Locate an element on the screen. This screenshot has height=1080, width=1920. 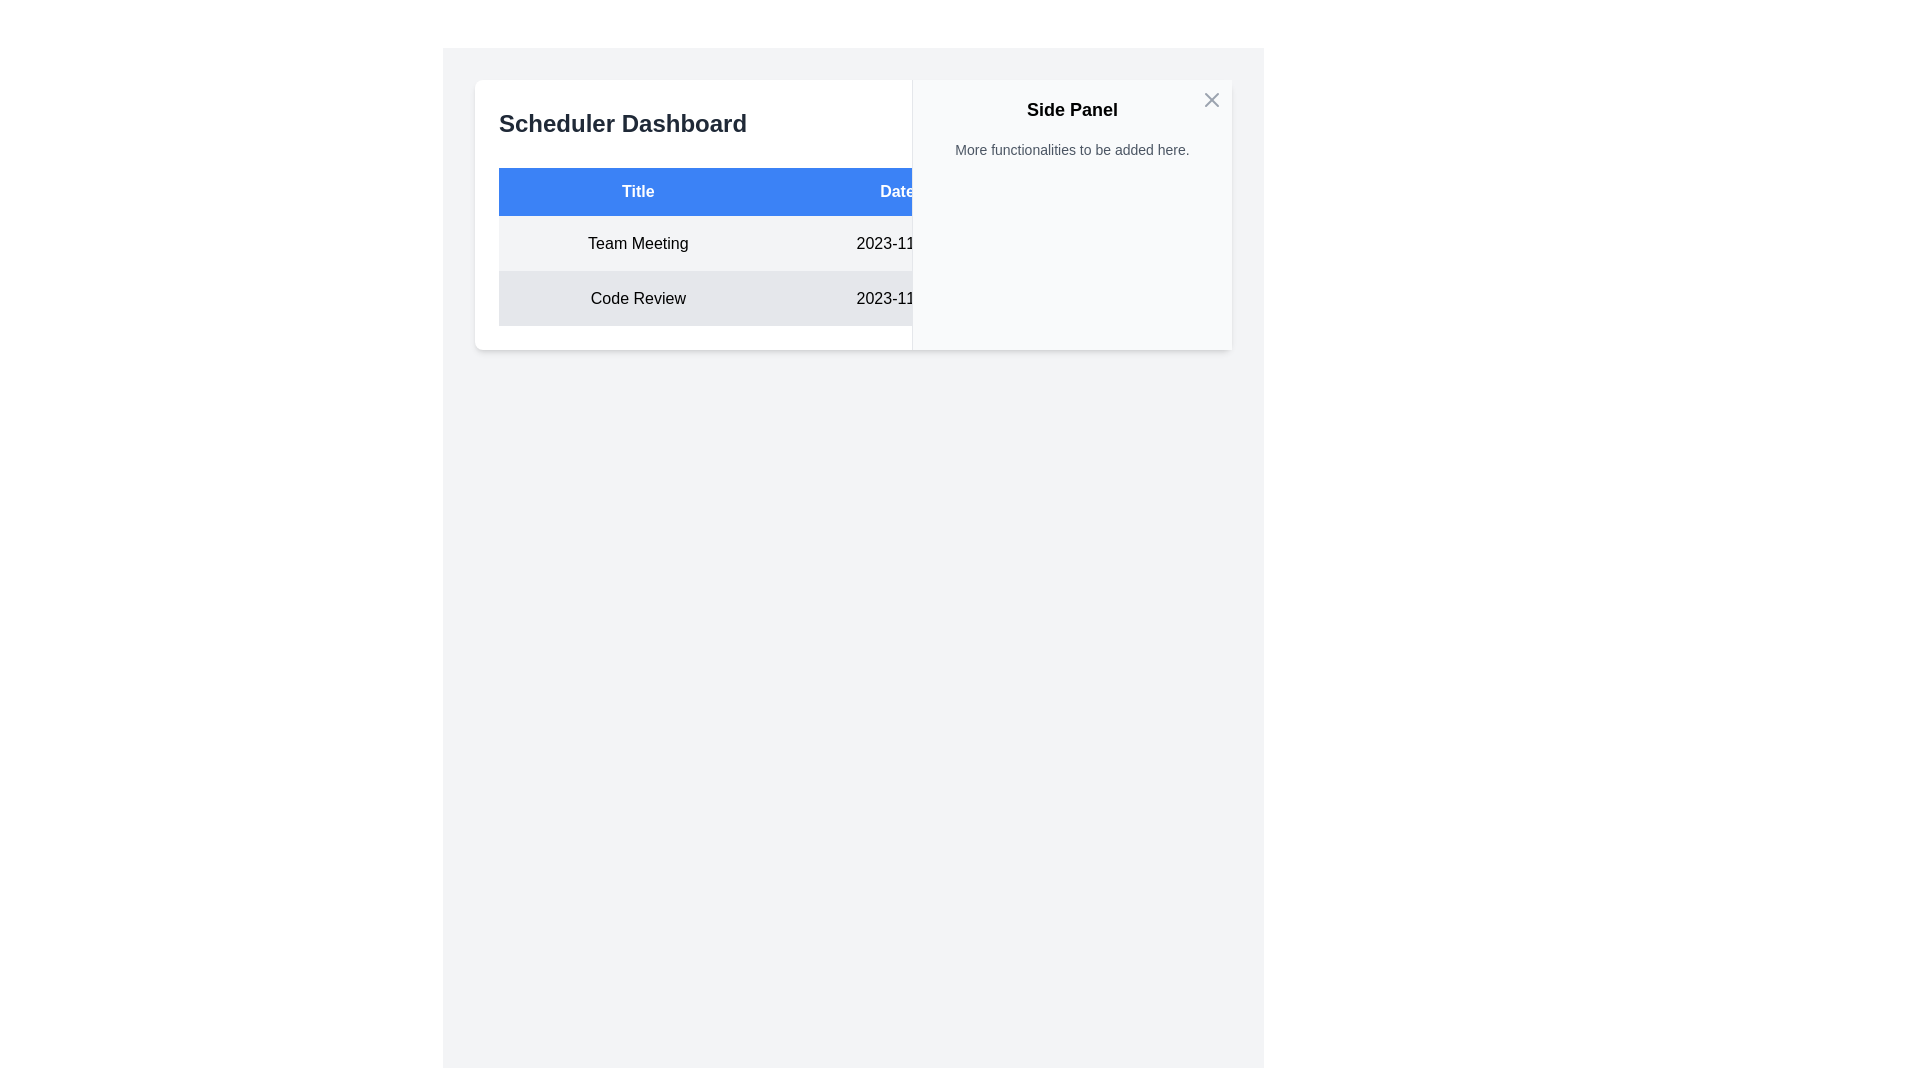
text element labeled 'Side Panel', which is prominently displayed in bold and large font at the top of the side panel is located at coordinates (1071, 110).